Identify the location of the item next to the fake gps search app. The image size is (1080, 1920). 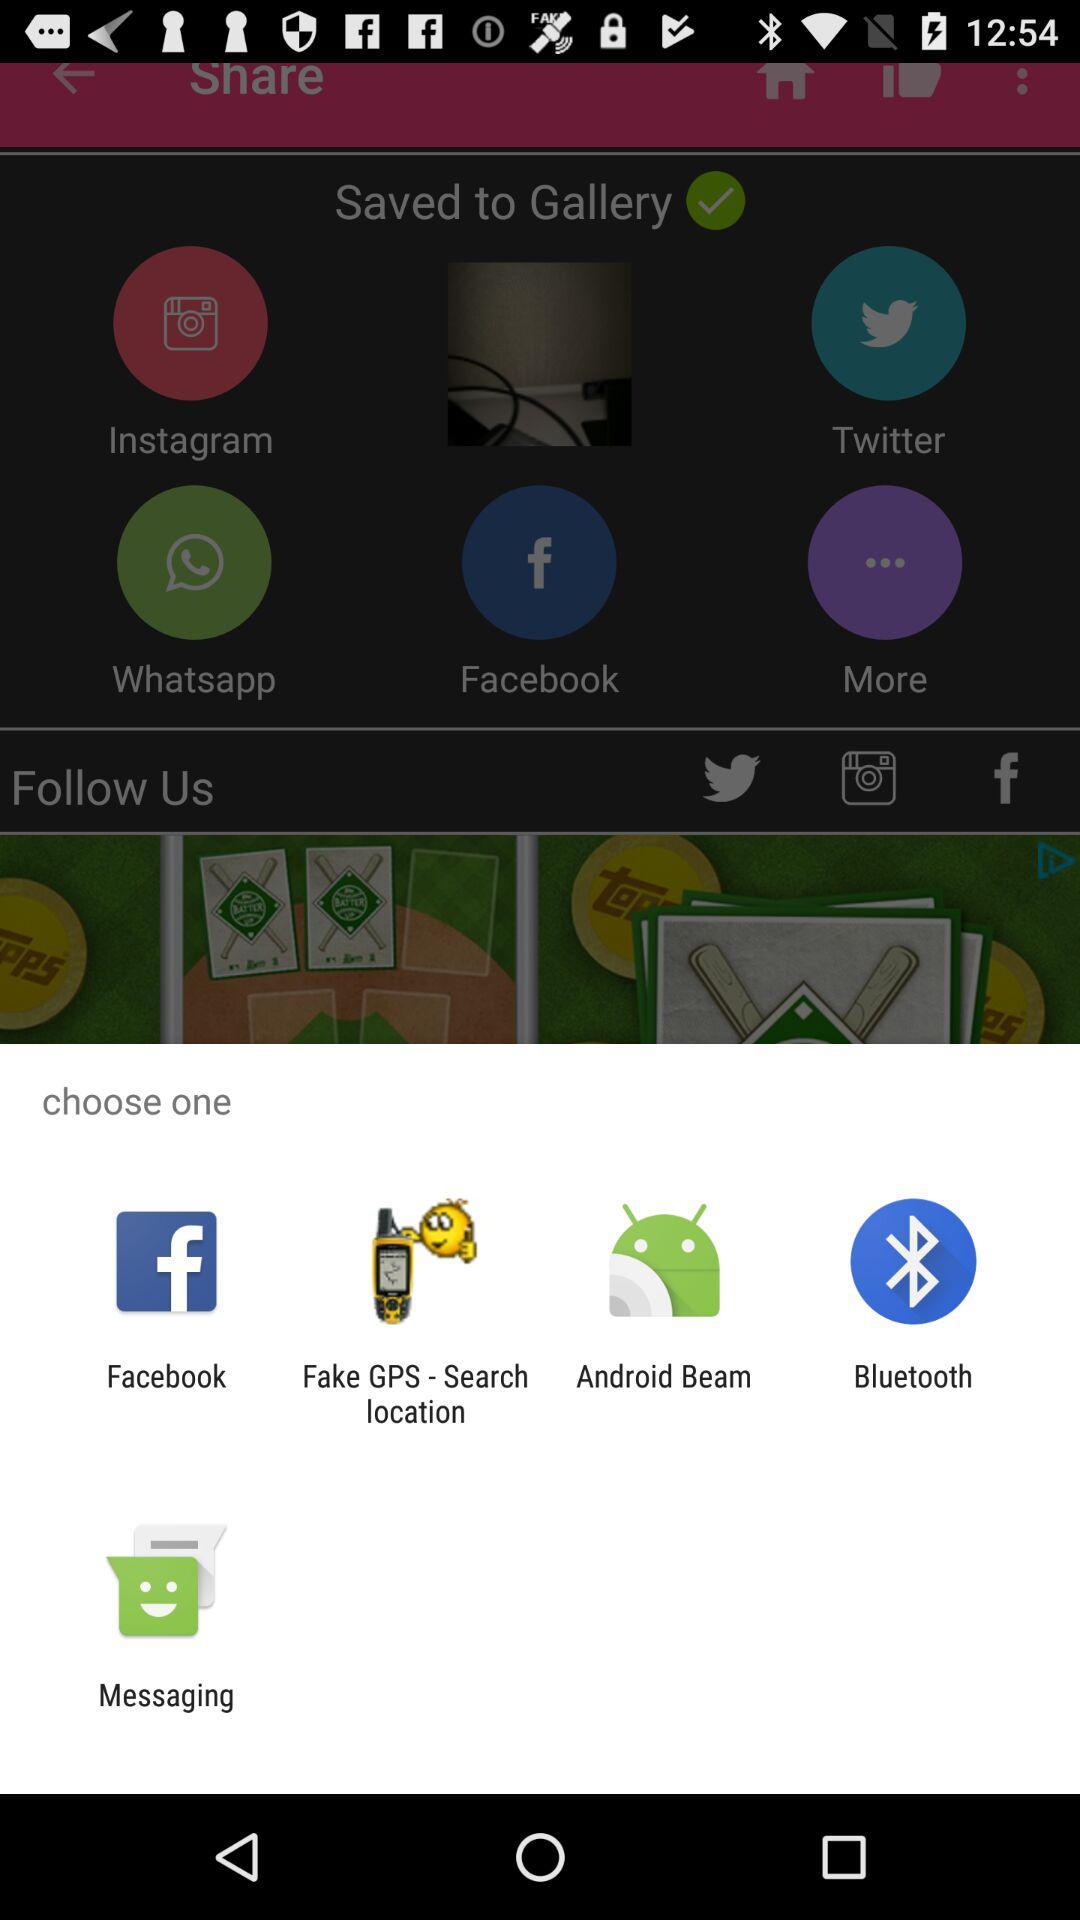
(165, 1392).